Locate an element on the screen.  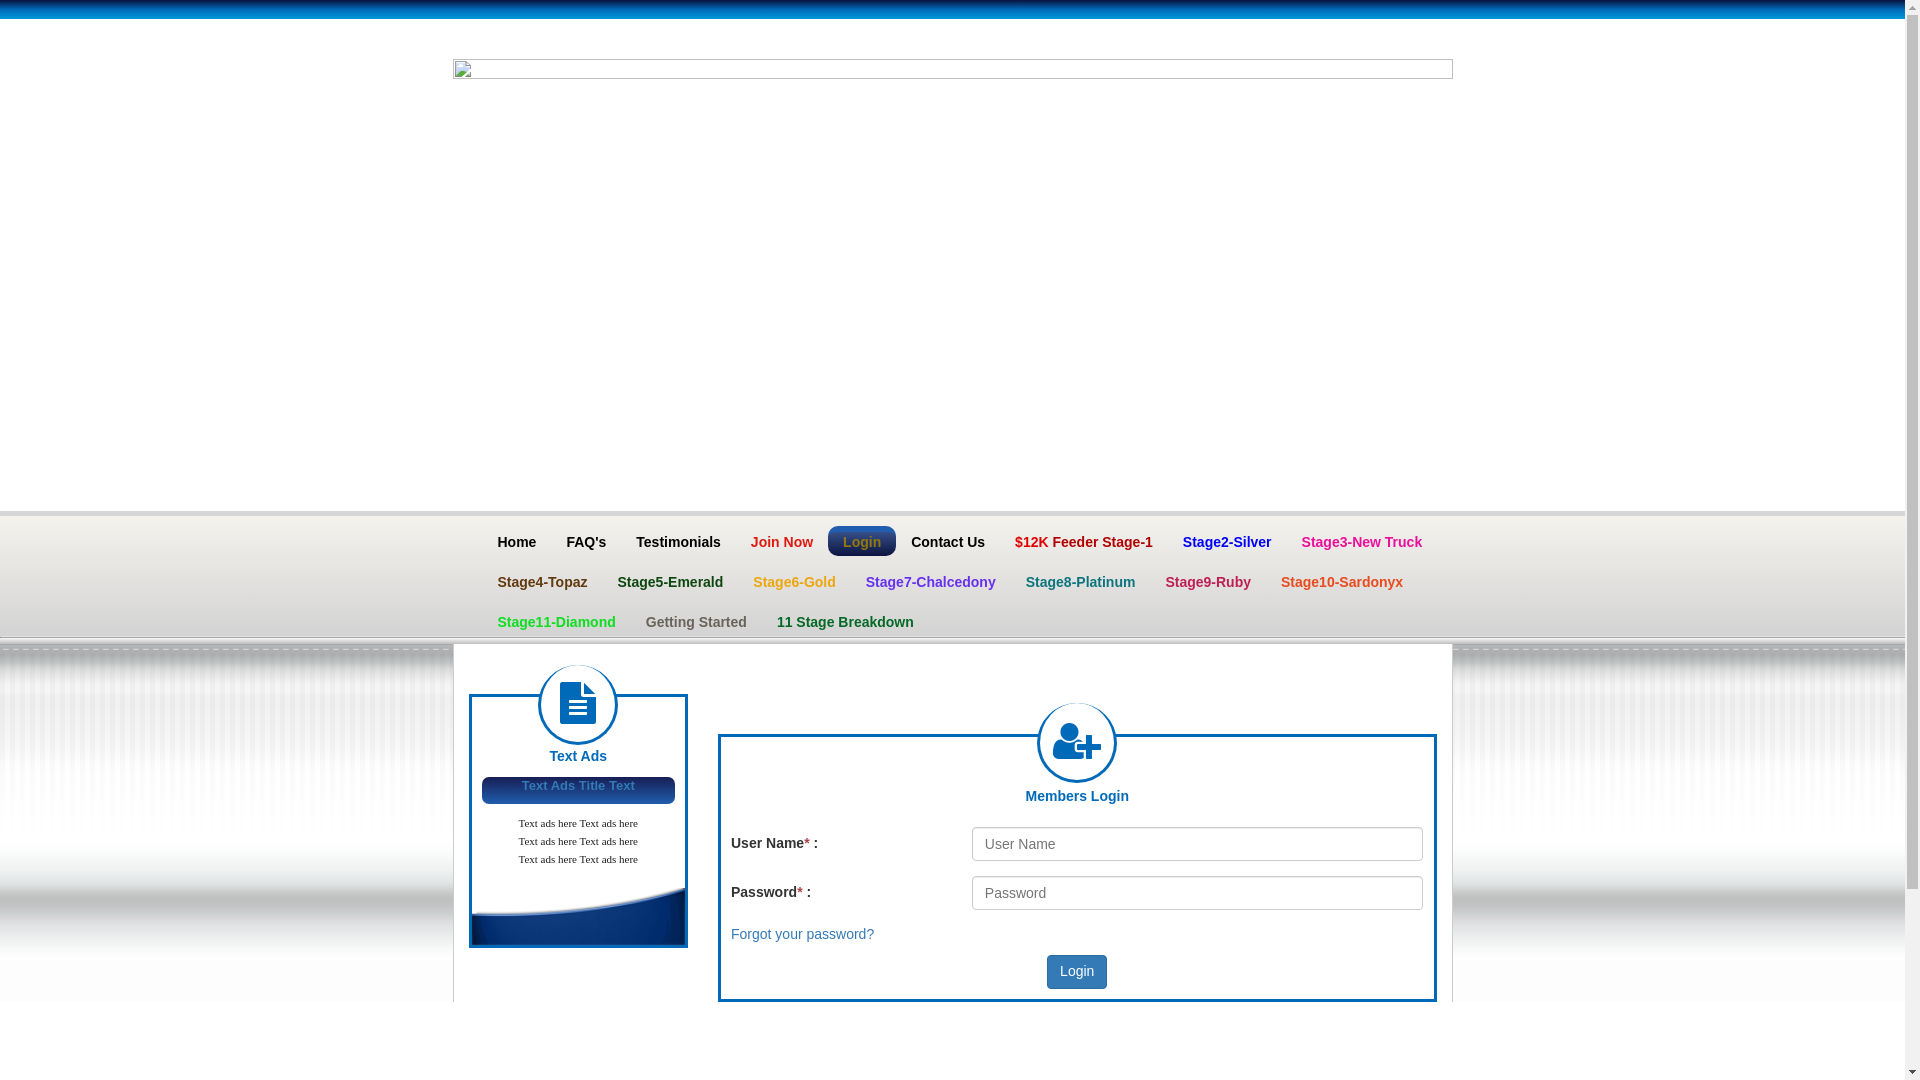
'Stage7-Chalcedony' is located at coordinates (930, 581).